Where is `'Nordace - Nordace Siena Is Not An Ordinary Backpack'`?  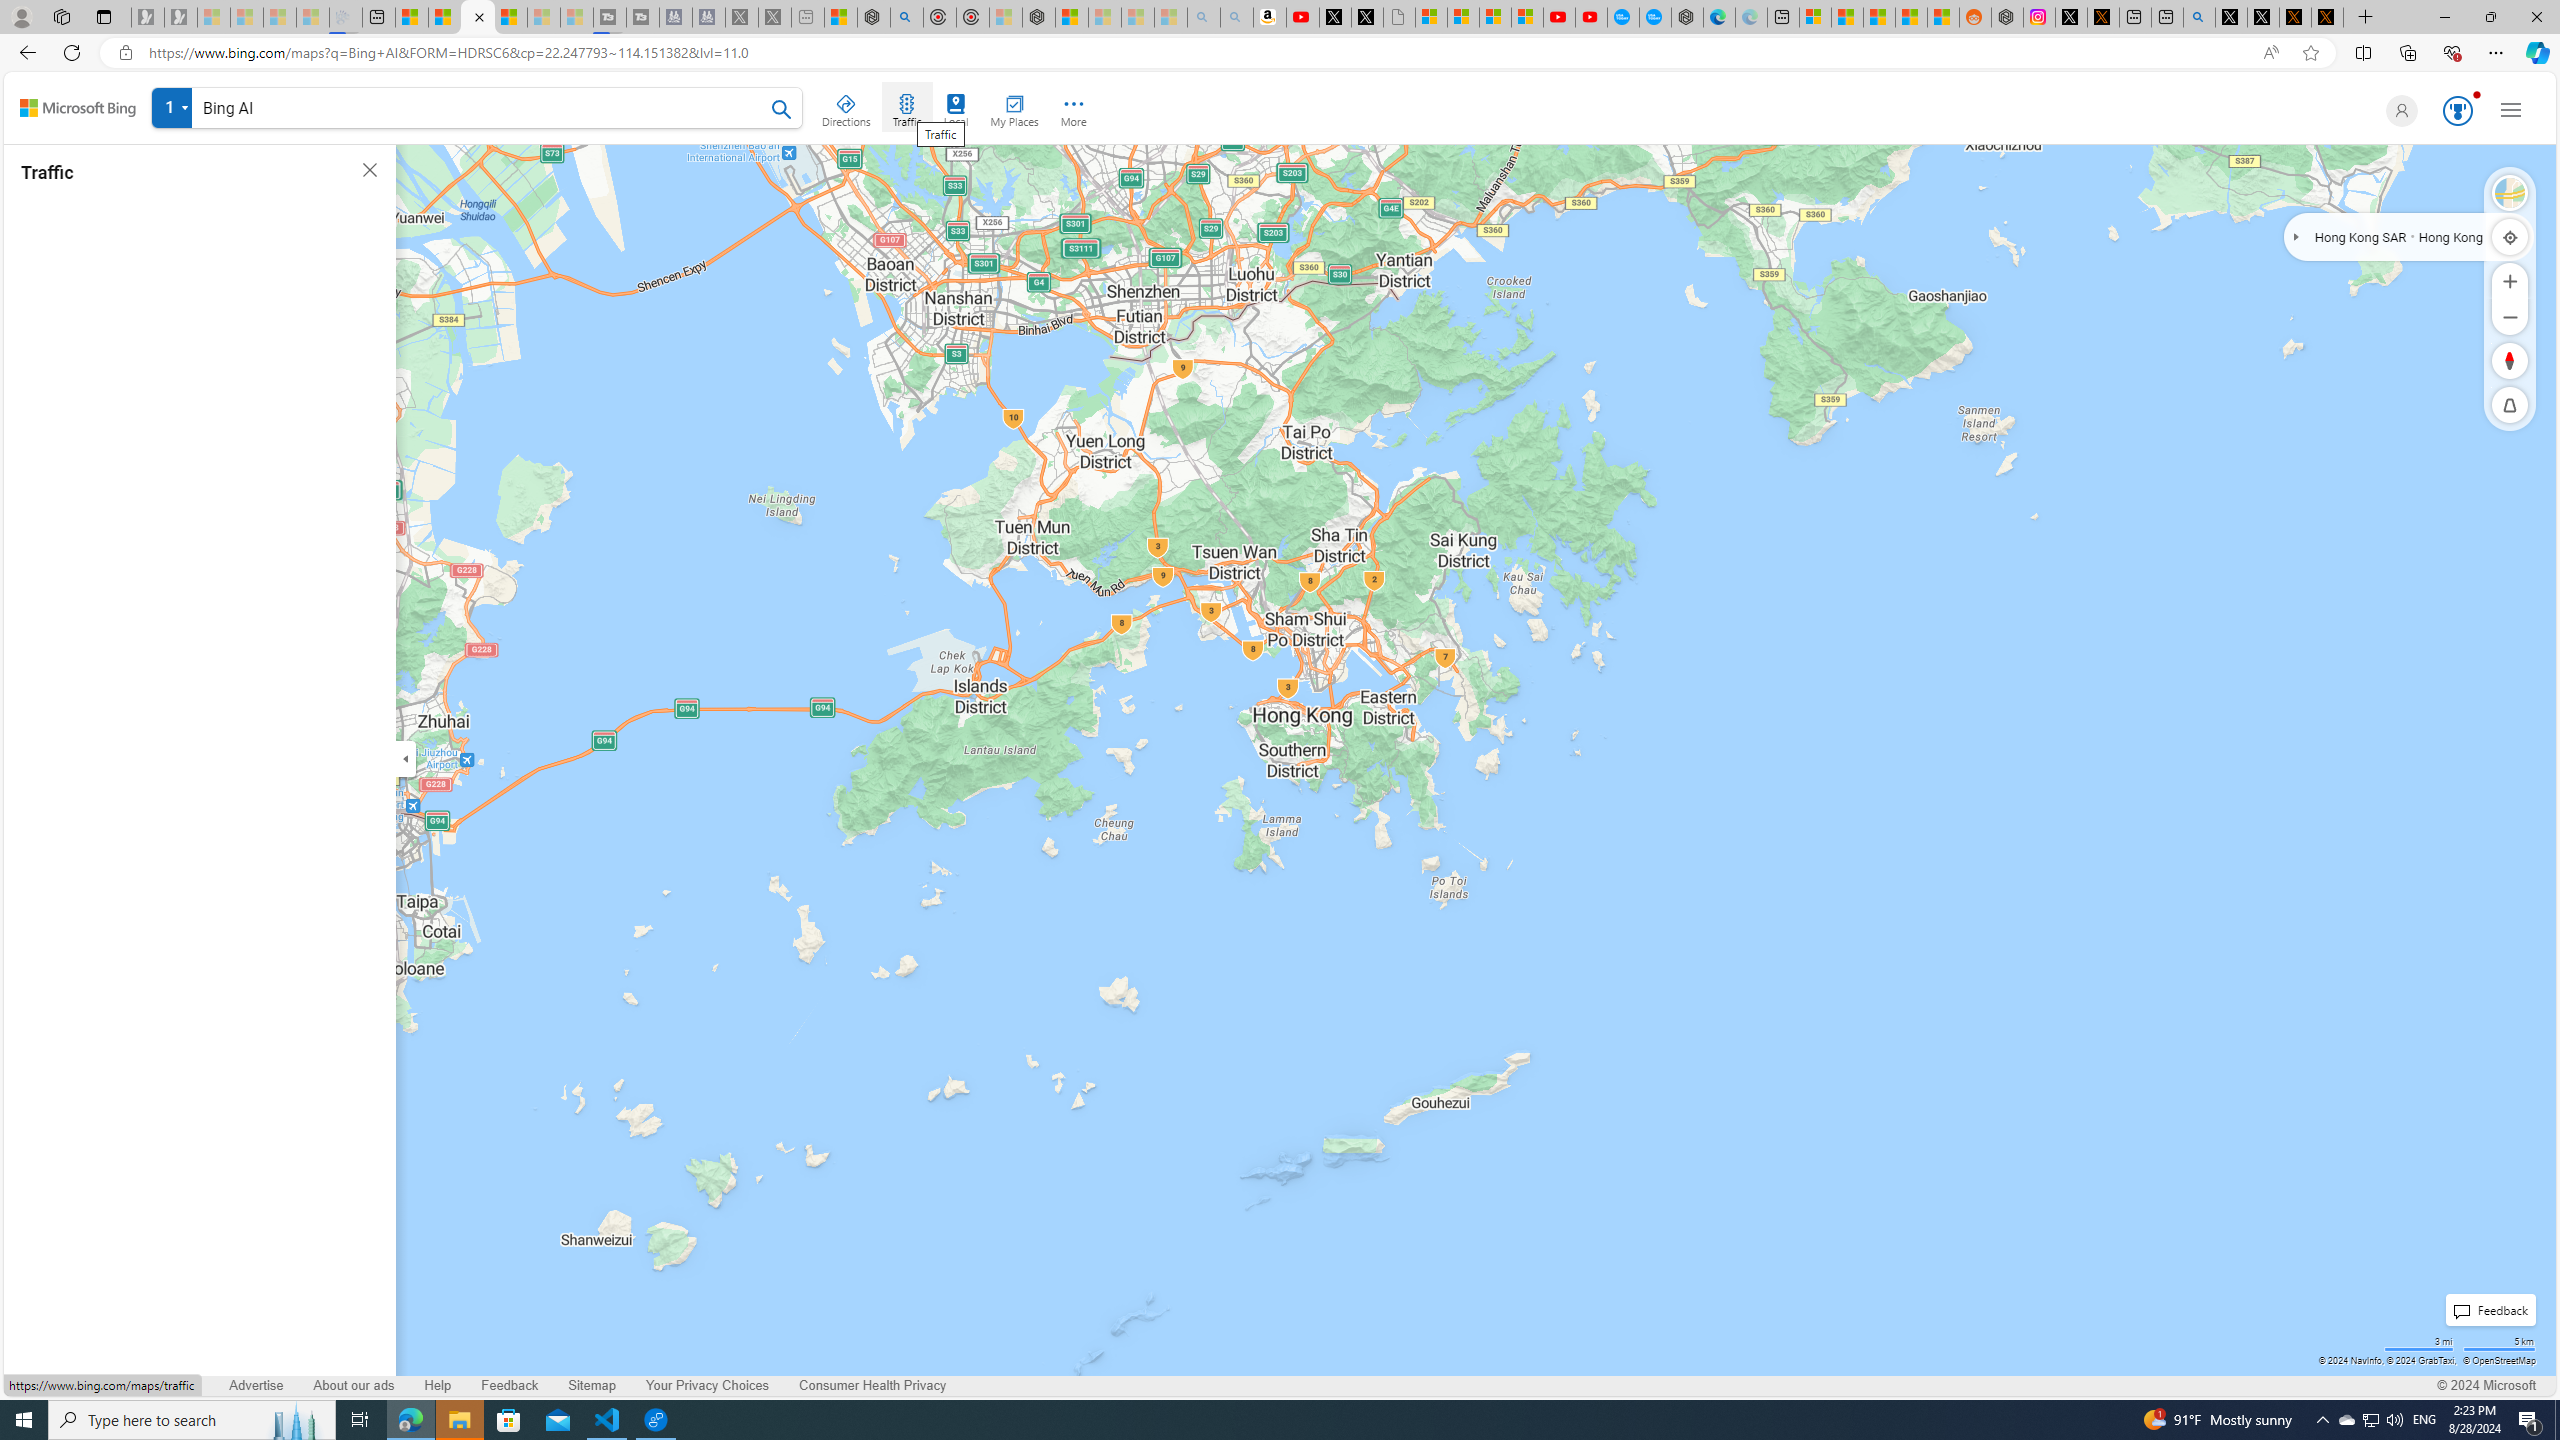
'Nordace - Nordace Siena Is Not An Ordinary Backpack' is located at coordinates (1039, 16).